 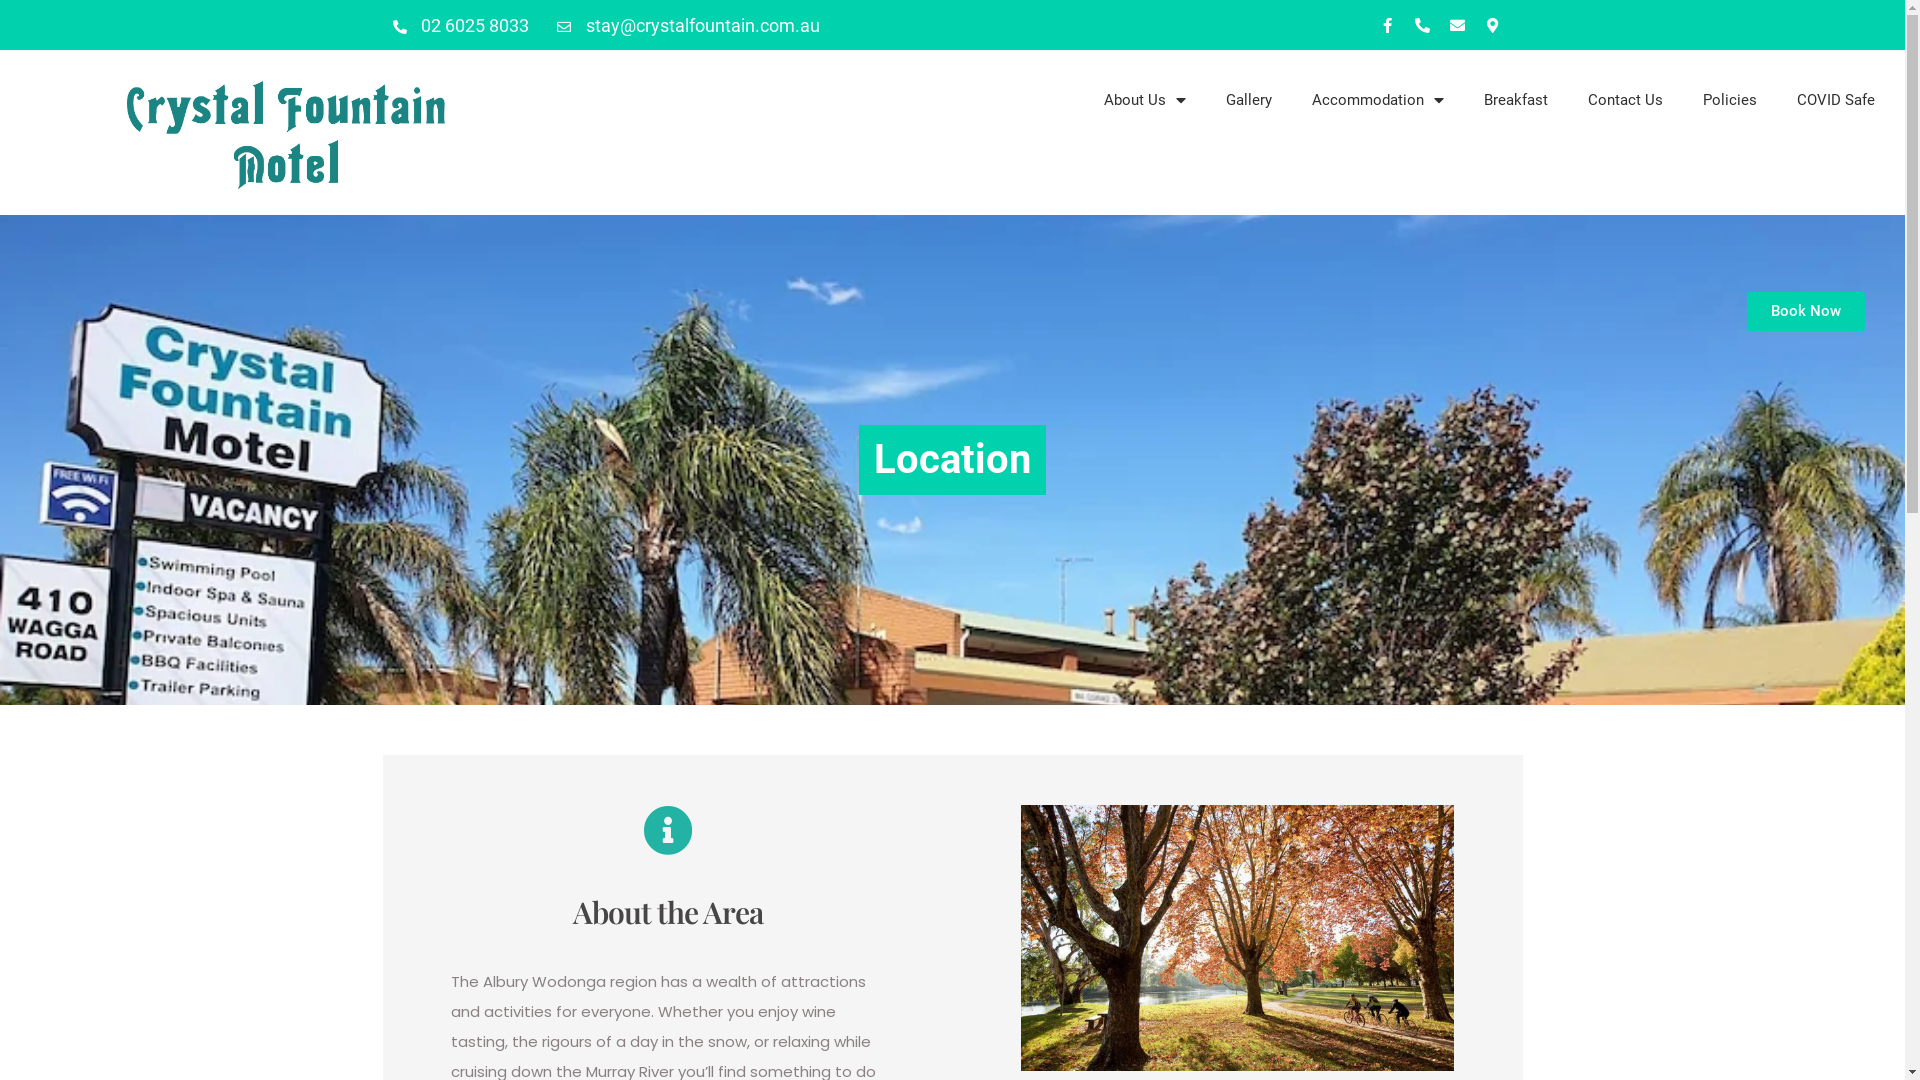 I want to click on 'stay@crystalfountain.com.au', so click(x=688, y=25).